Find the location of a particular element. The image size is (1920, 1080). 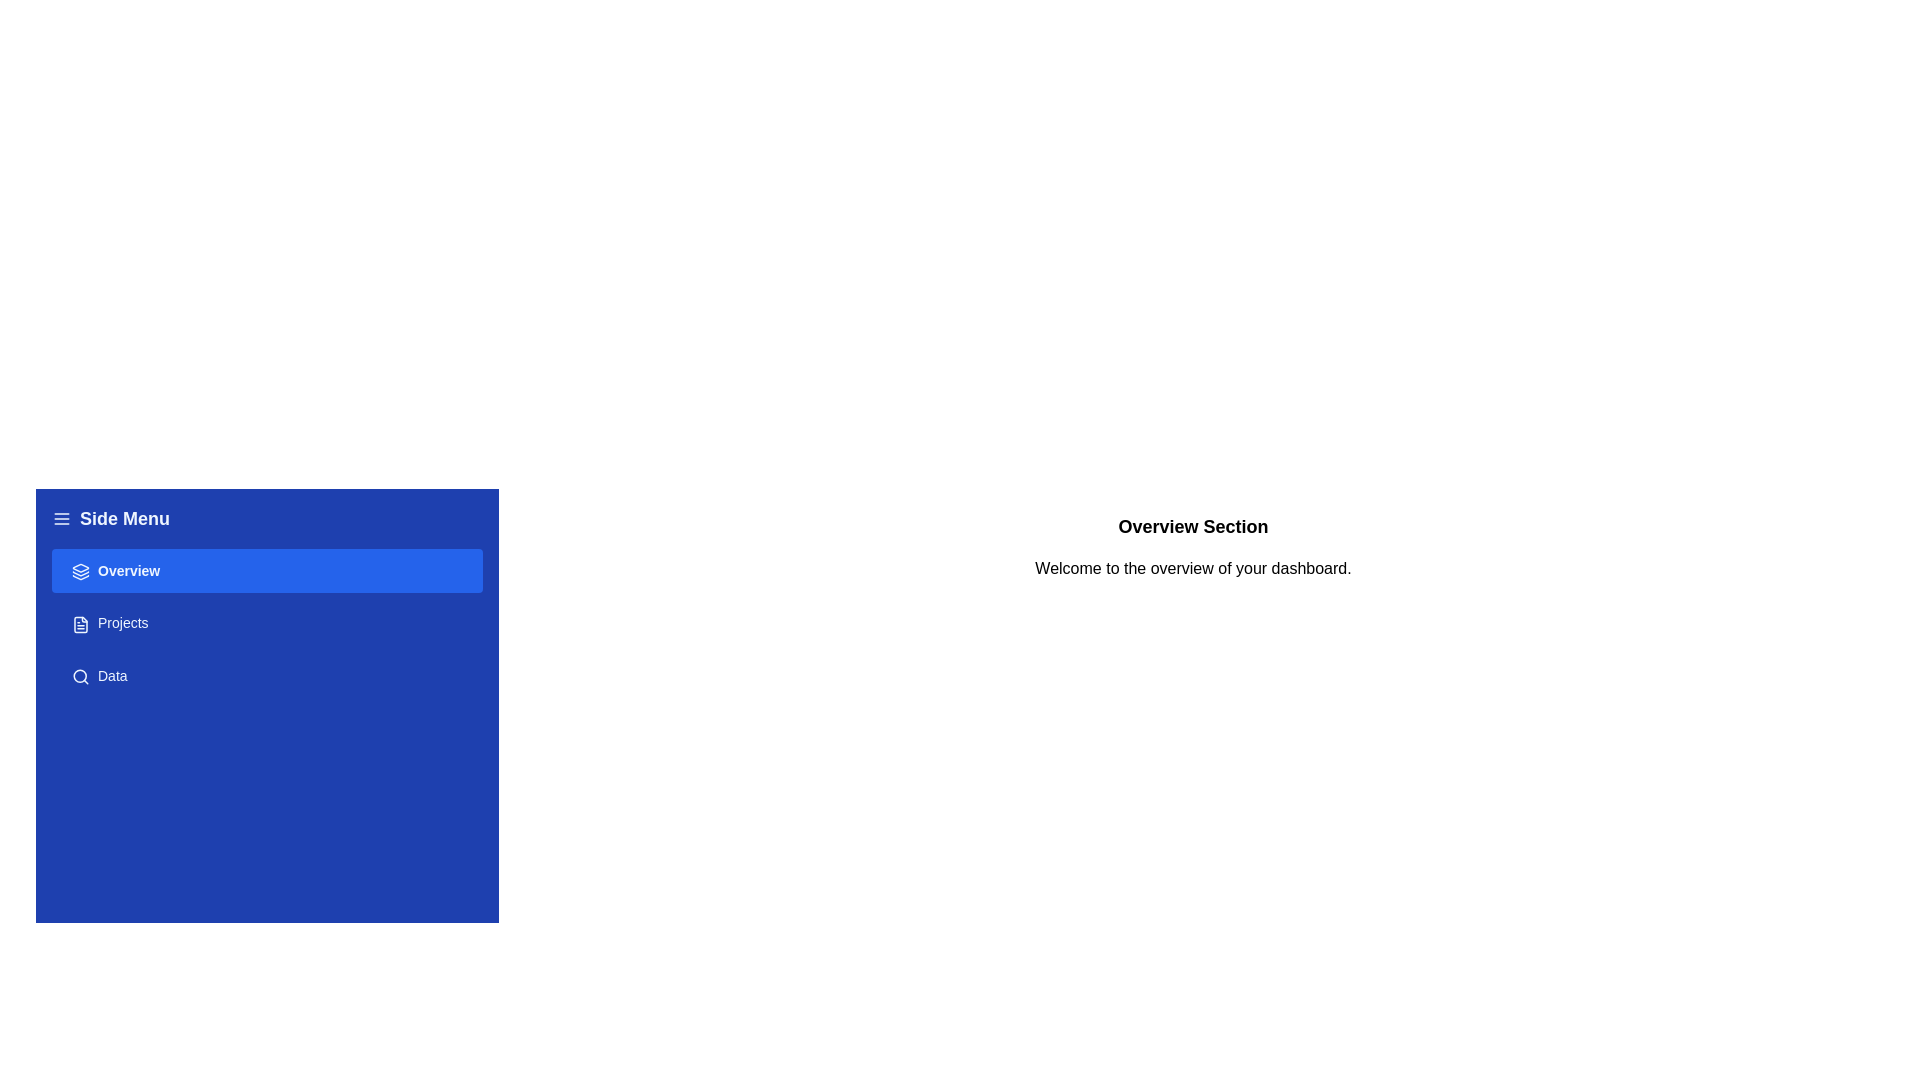

the circular icon component representing the 'Data' section in the side menu is located at coordinates (80, 675).